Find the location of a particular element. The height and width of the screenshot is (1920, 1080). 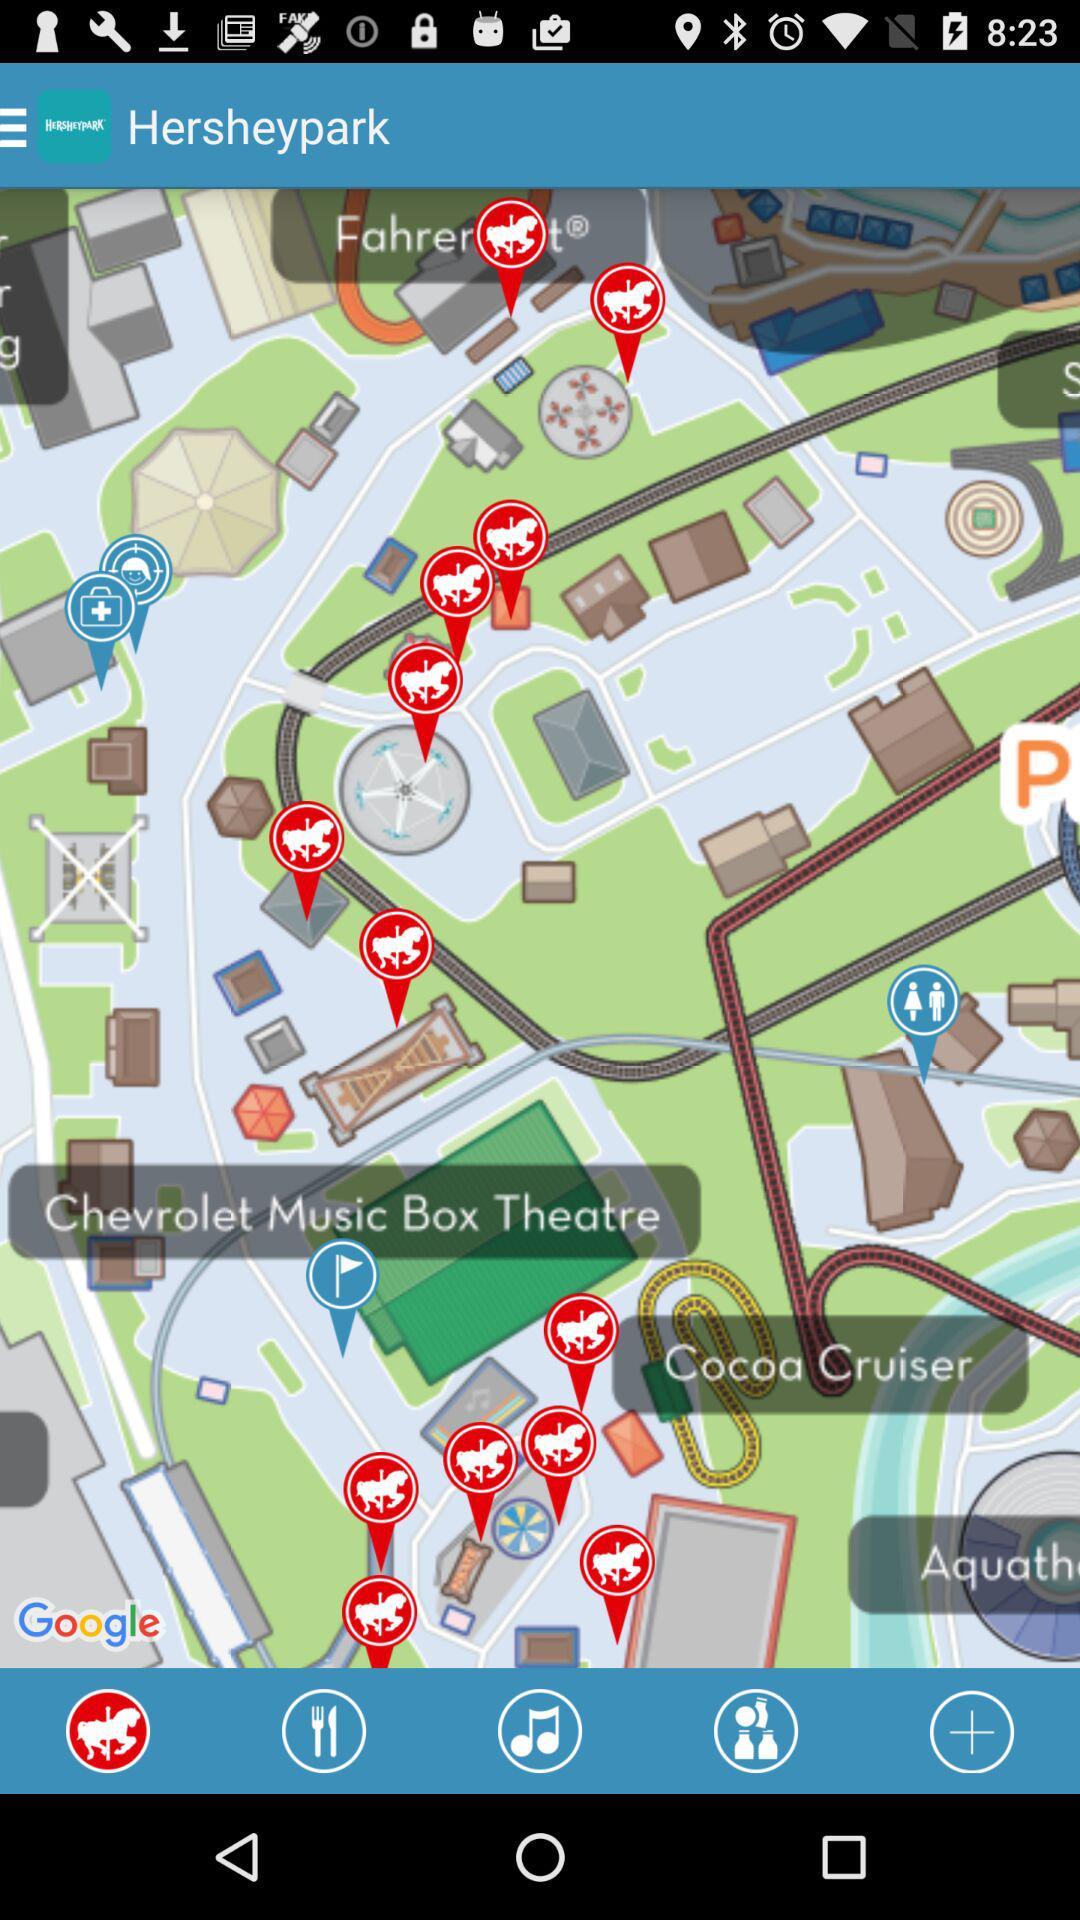

attractions is located at coordinates (756, 1730).